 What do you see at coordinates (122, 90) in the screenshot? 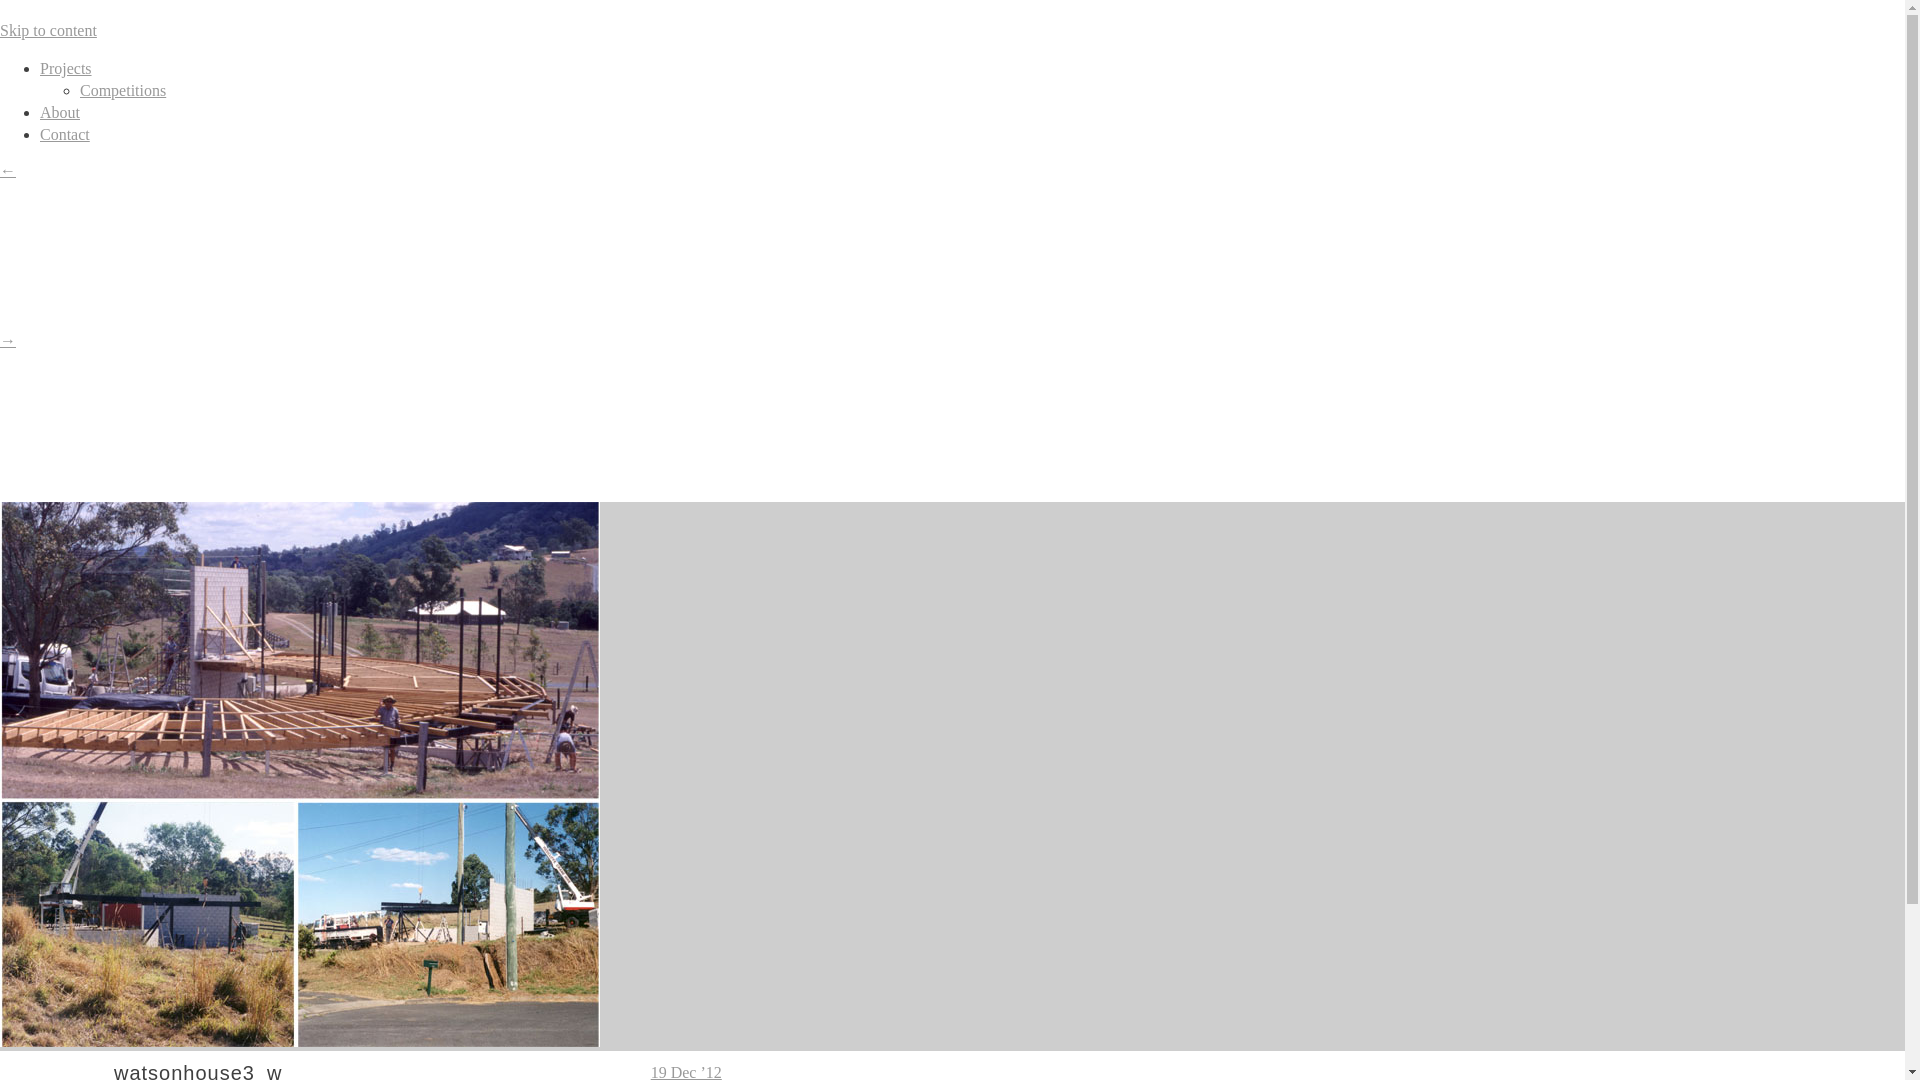
I see `'Competitions'` at bounding box center [122, 90].